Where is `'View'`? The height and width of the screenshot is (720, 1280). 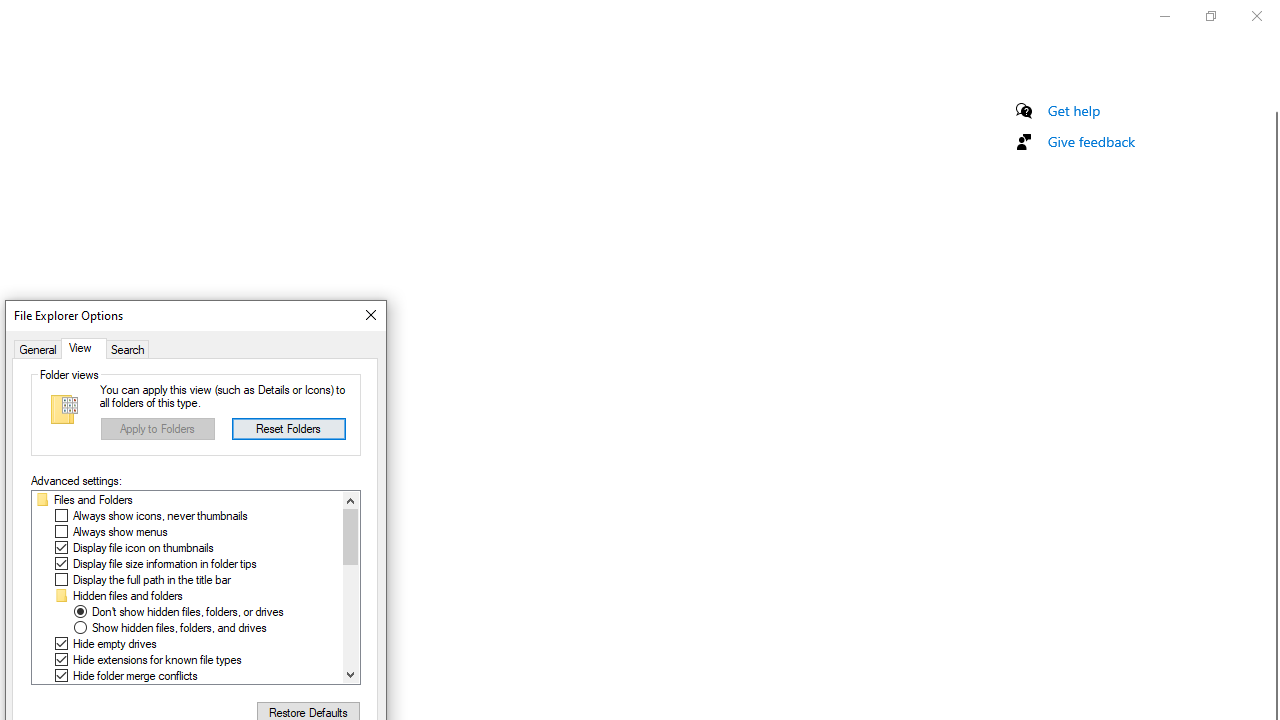
'View' is located at coordinates (82, 347).